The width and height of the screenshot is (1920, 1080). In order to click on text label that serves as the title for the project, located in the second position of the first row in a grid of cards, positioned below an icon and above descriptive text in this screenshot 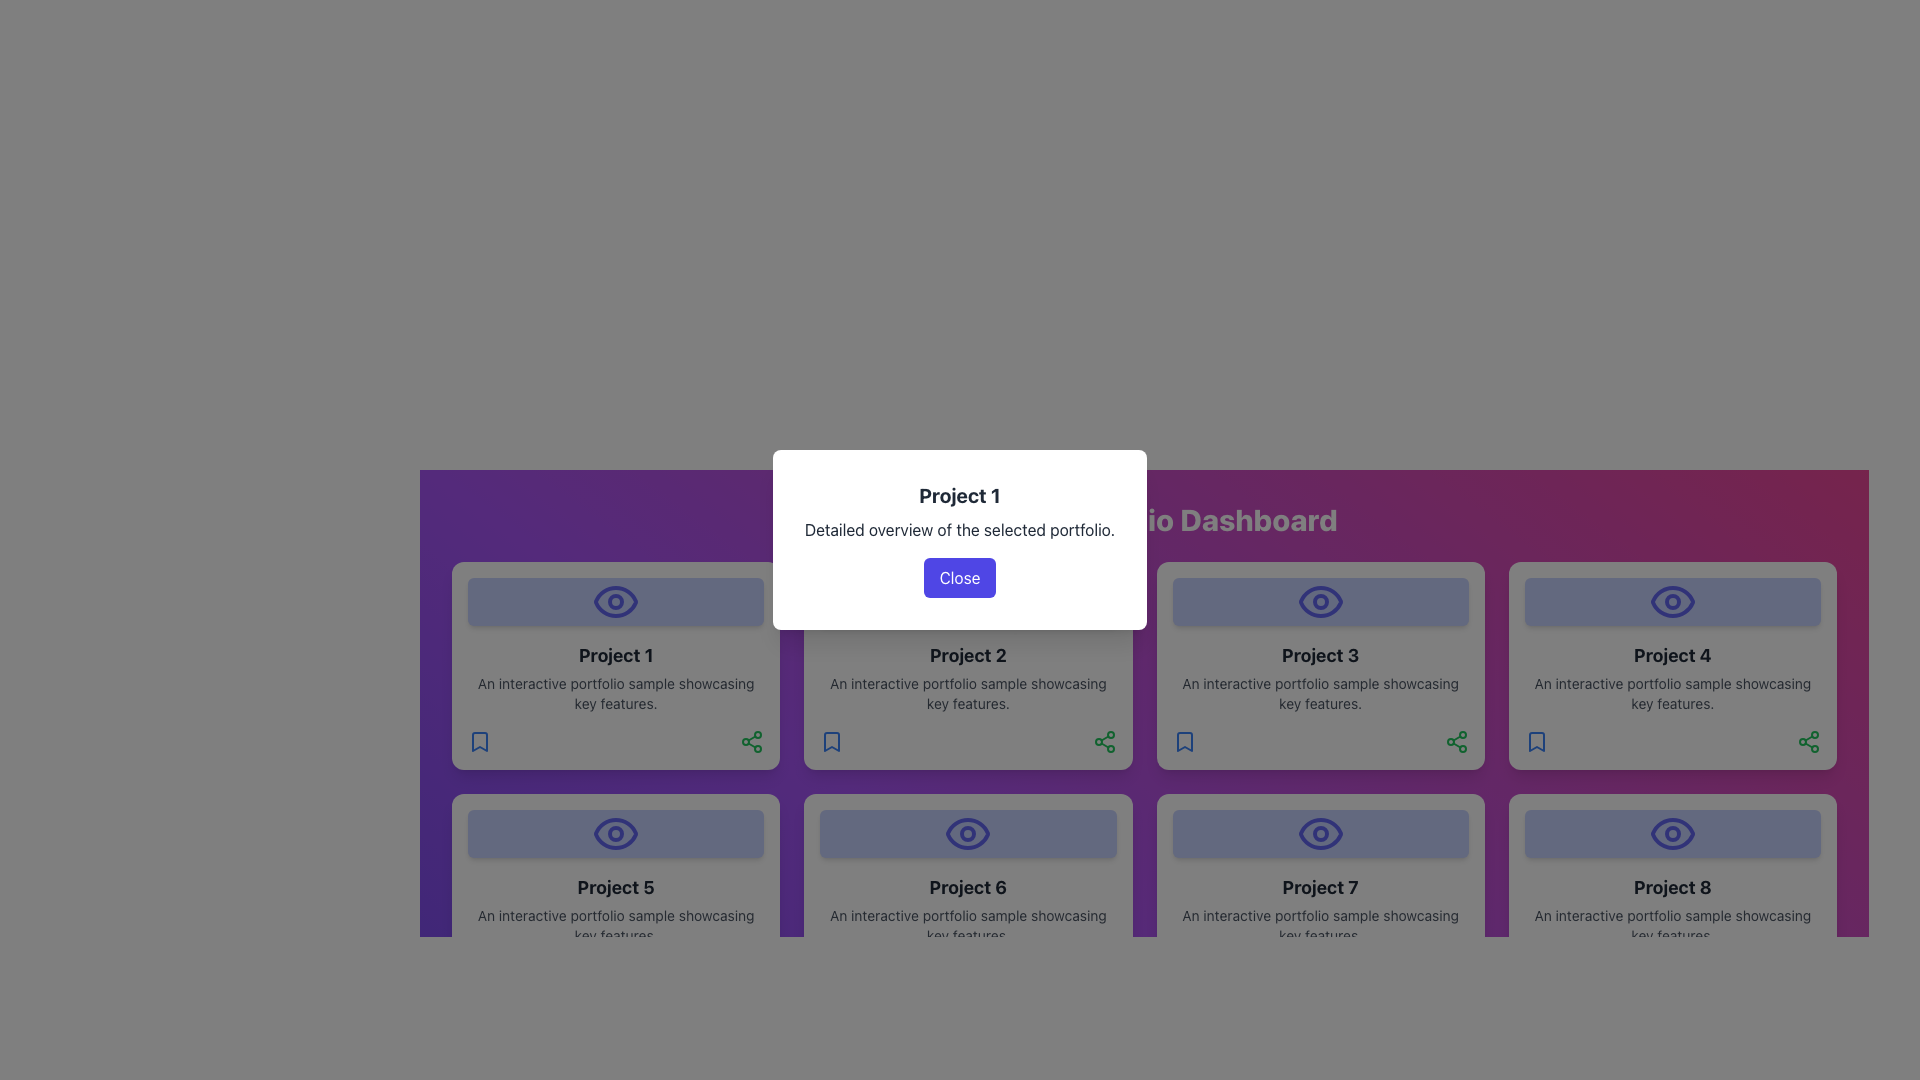, I will do `click(968, 655)`.